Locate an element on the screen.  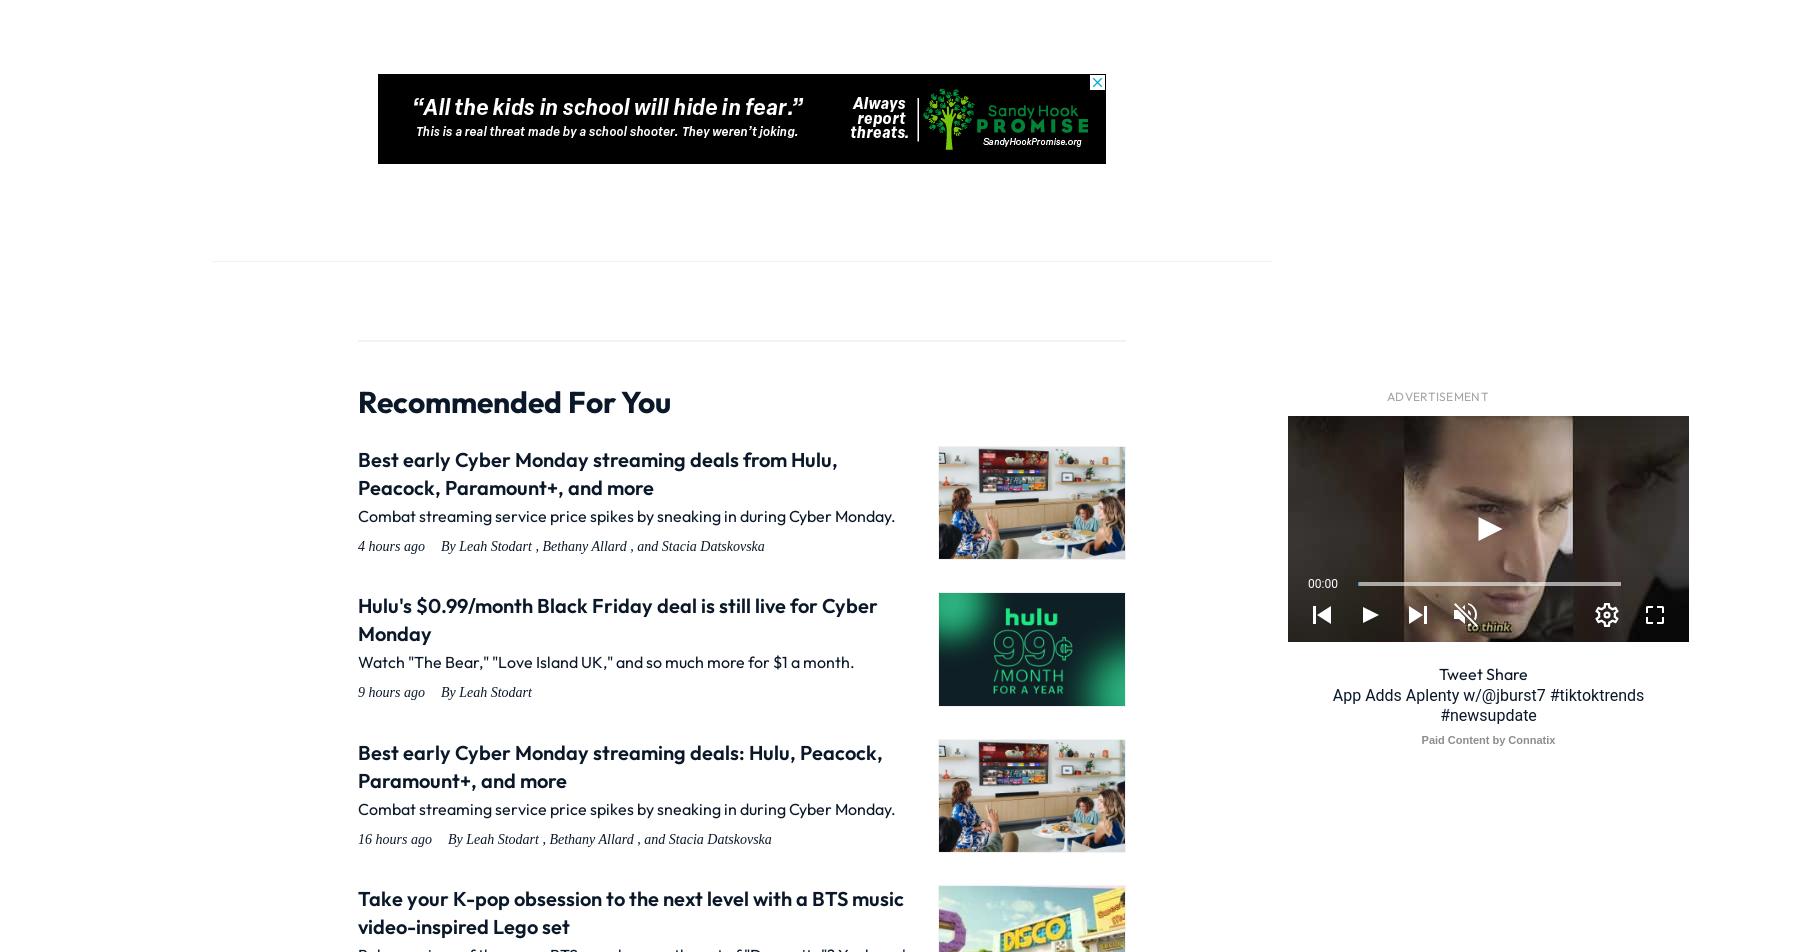
'Take your K-pop obsession to the next level with a BTS music video-inspired Lego set' is located at coordinates (631, 912).